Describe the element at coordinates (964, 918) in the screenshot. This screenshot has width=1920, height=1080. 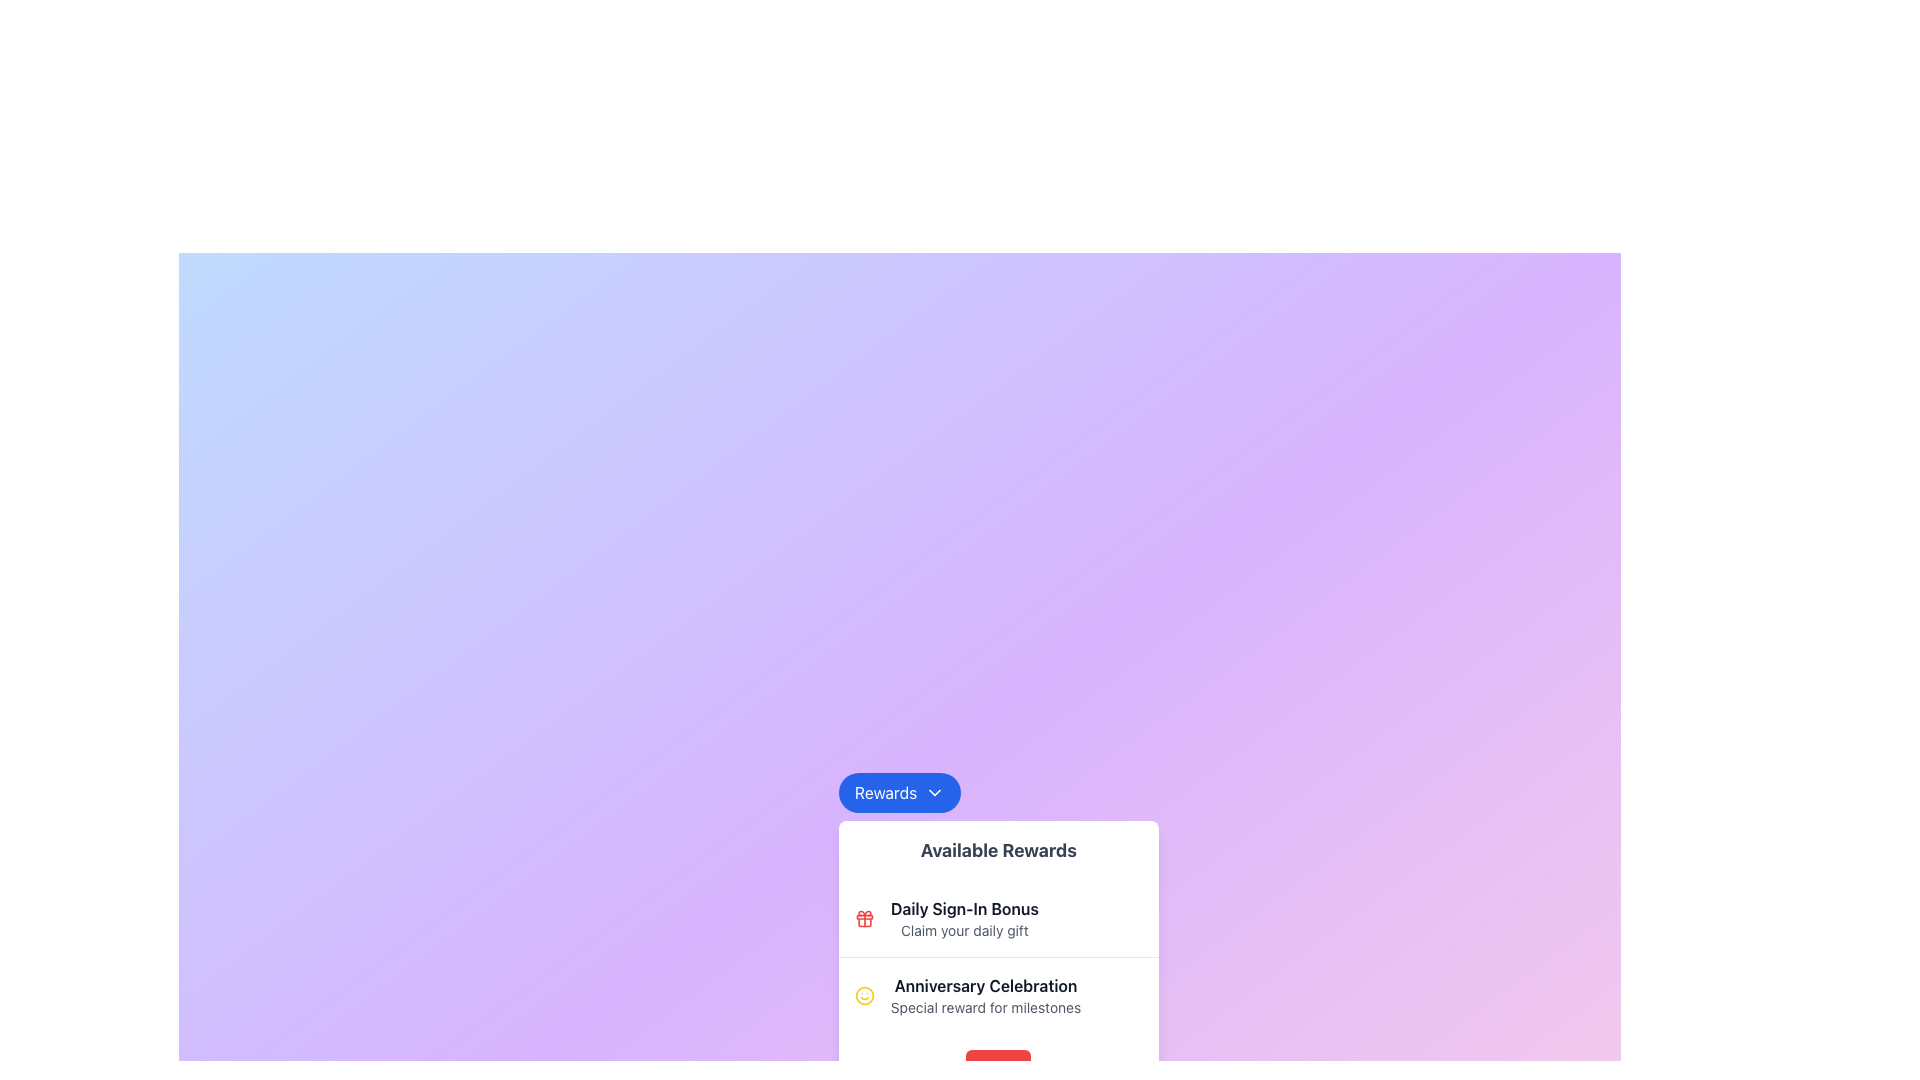
I see `the clickable text block describing the reward for daily sign-ins to claim or learn about the reward` at that location.